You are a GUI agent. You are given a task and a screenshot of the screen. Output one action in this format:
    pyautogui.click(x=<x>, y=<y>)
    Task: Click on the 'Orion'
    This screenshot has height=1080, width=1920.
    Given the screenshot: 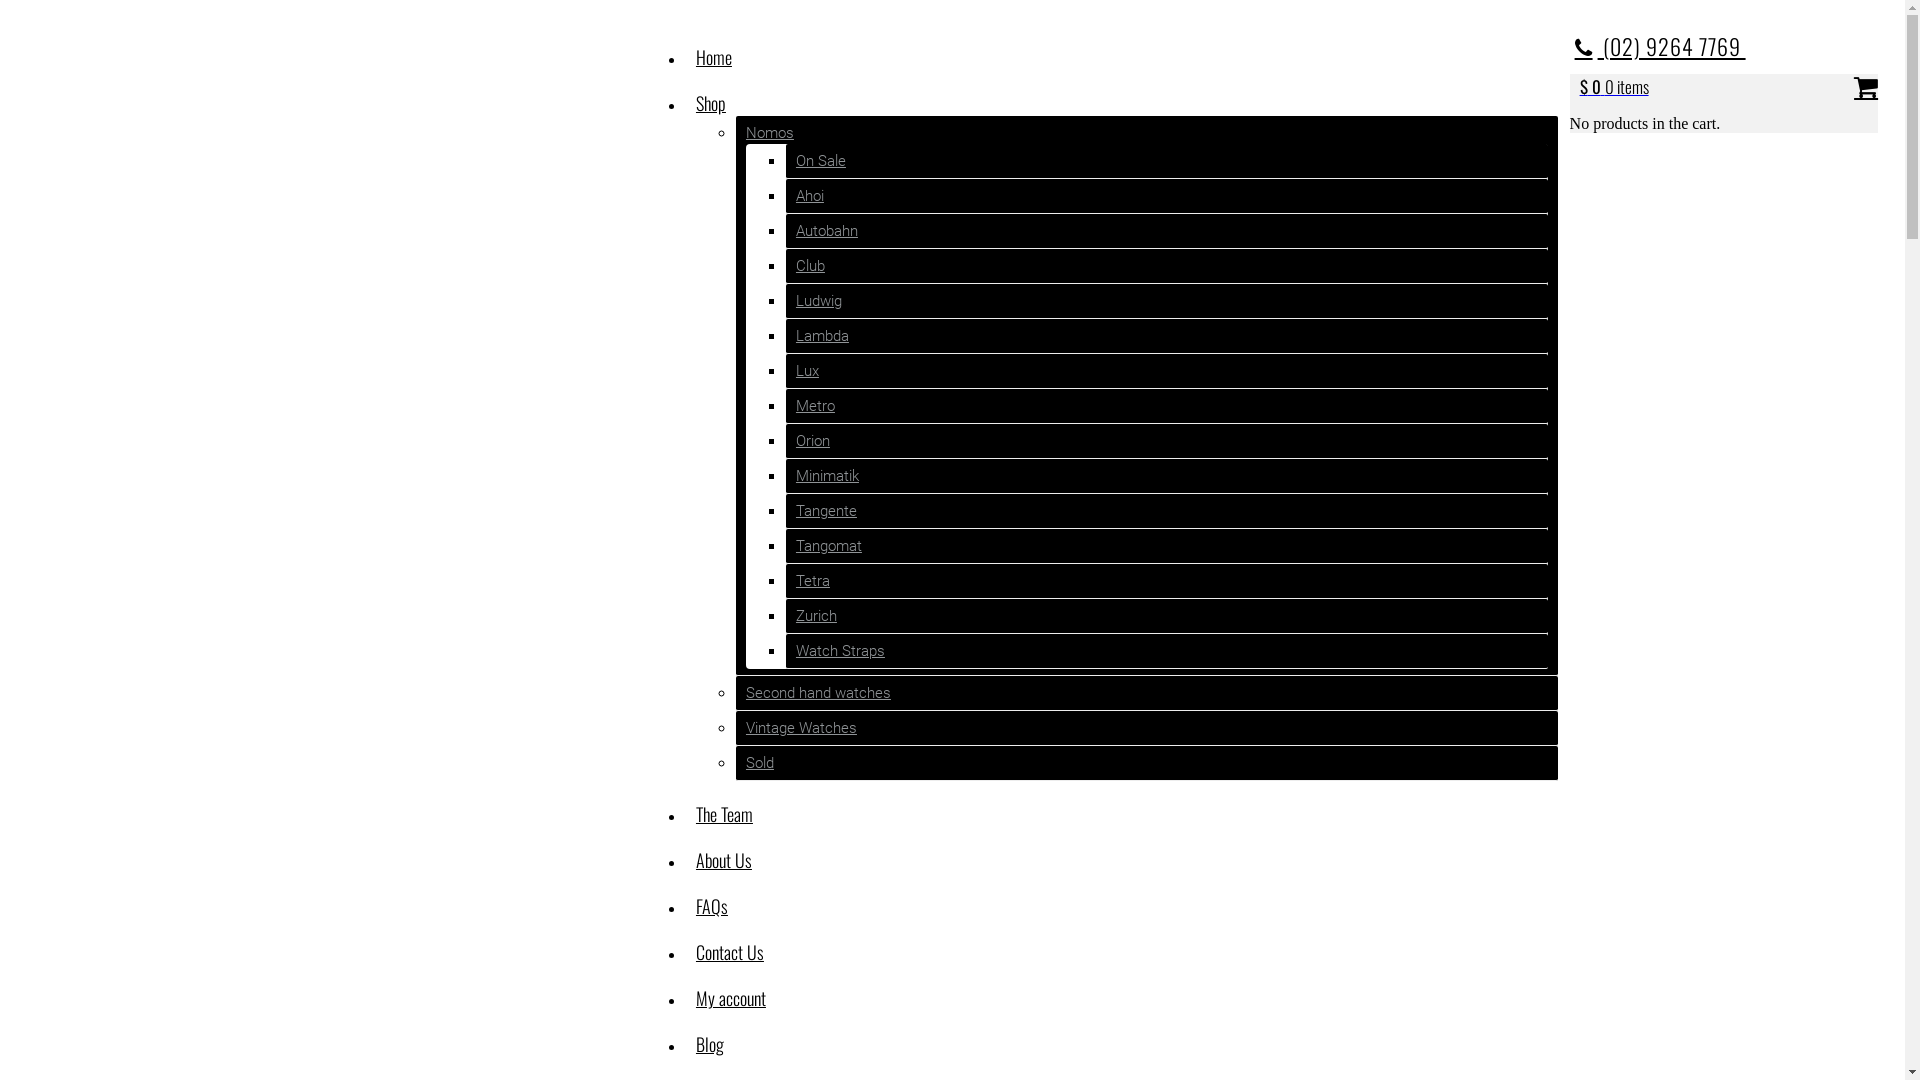 What is the action you would take?
    pyautogui.click(x=795, y=439)
    